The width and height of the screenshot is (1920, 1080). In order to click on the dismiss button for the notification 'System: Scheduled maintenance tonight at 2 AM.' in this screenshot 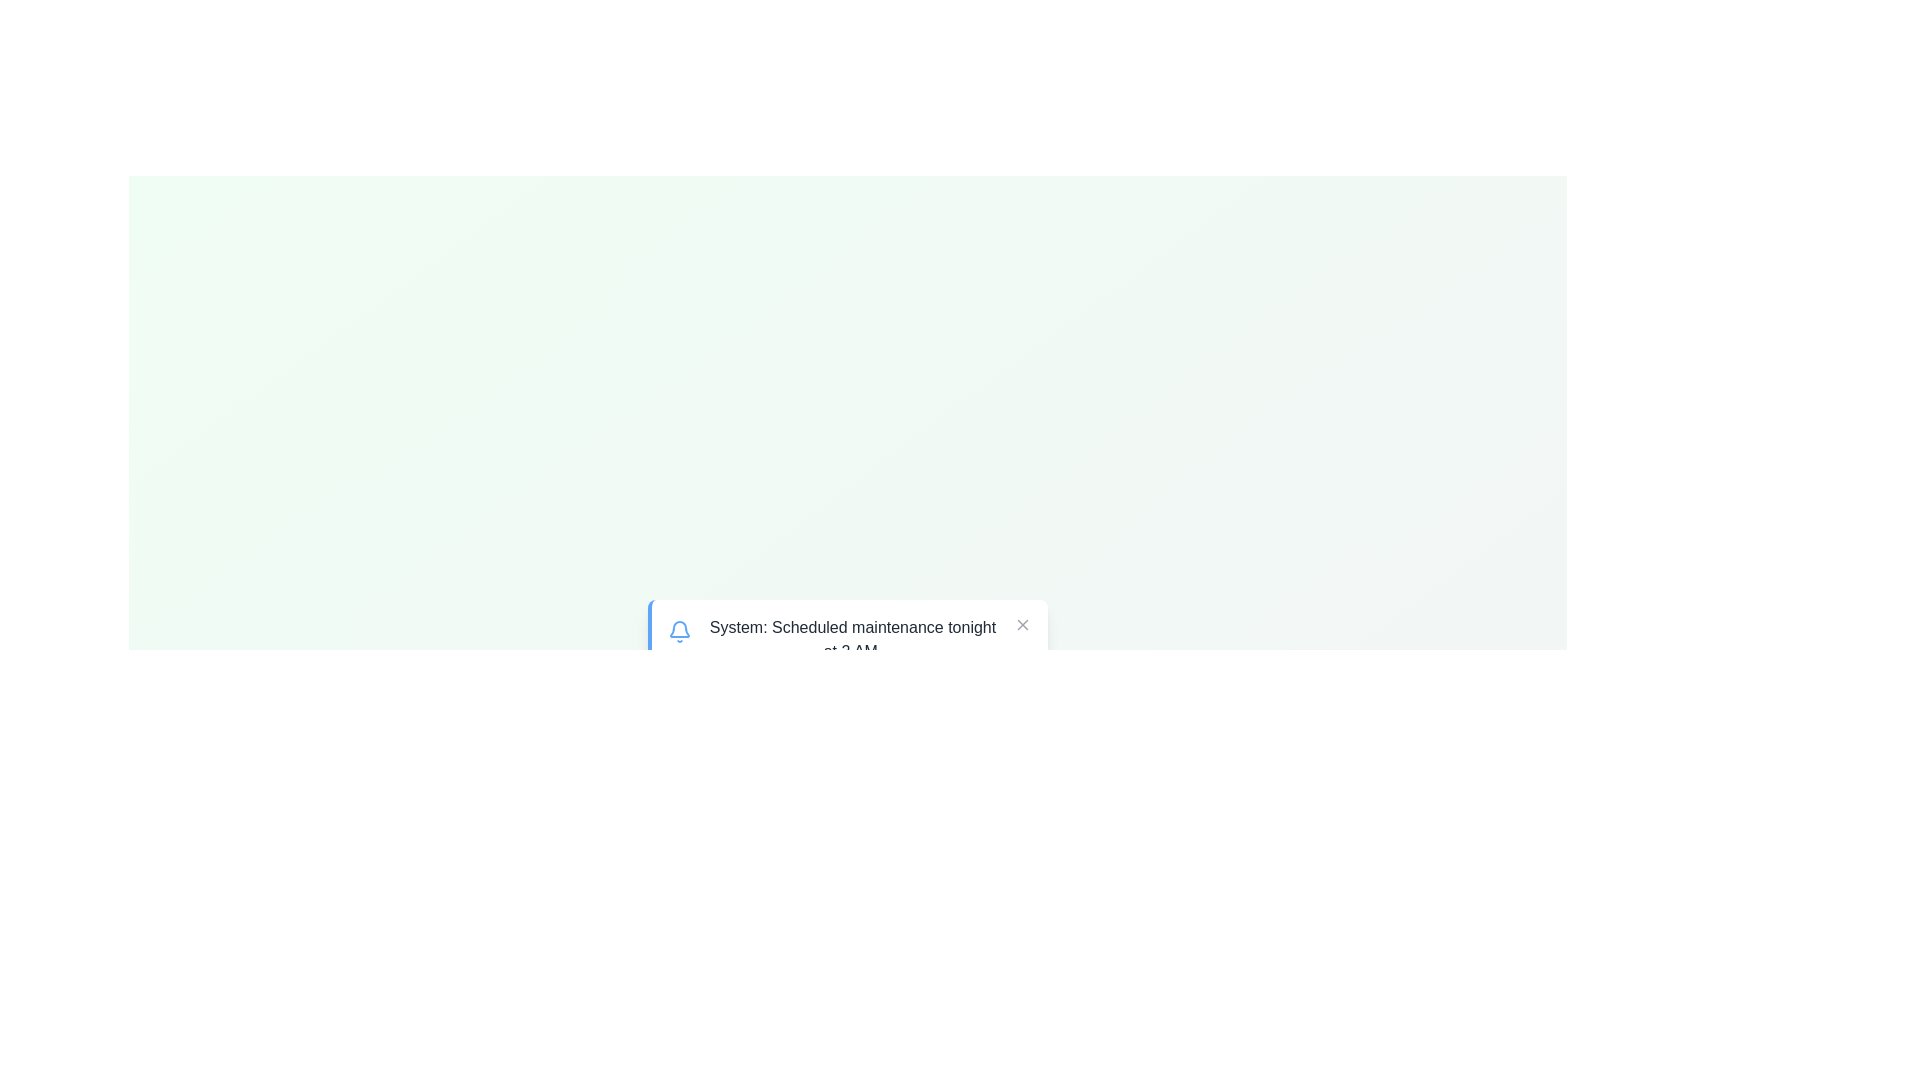, I will do `click(1022, 623)`.